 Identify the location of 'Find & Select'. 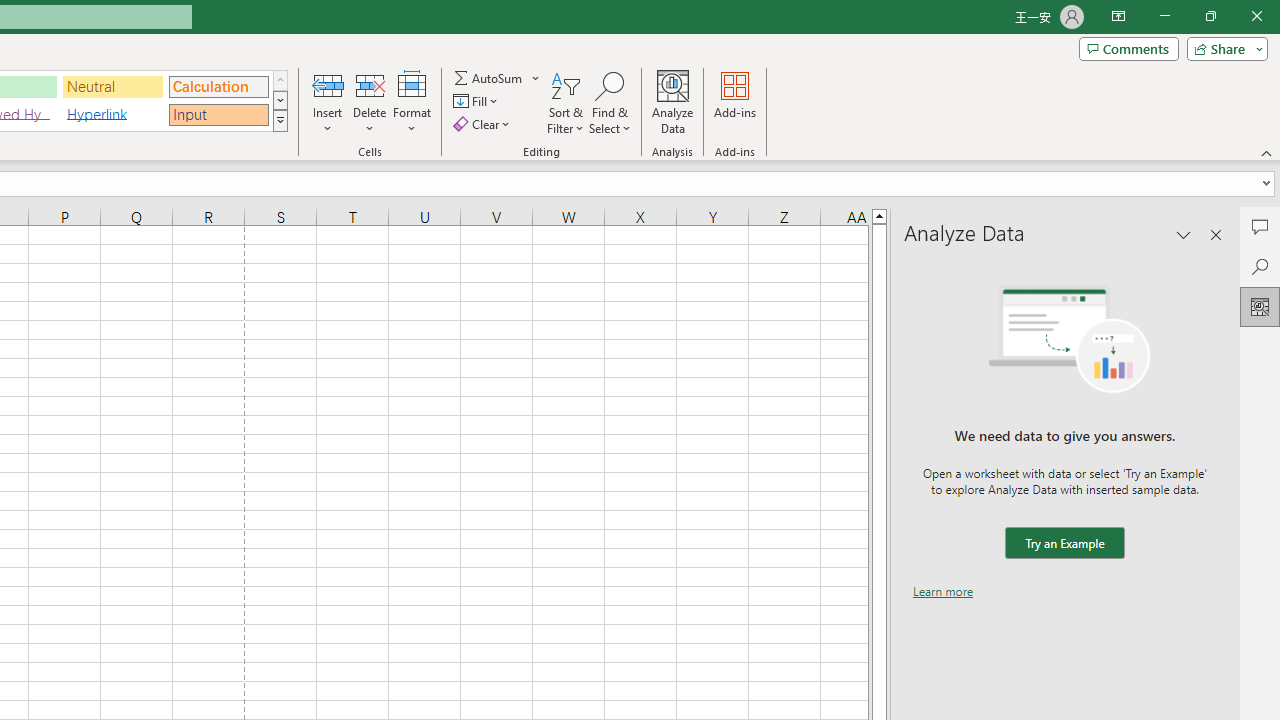
(609, 103).